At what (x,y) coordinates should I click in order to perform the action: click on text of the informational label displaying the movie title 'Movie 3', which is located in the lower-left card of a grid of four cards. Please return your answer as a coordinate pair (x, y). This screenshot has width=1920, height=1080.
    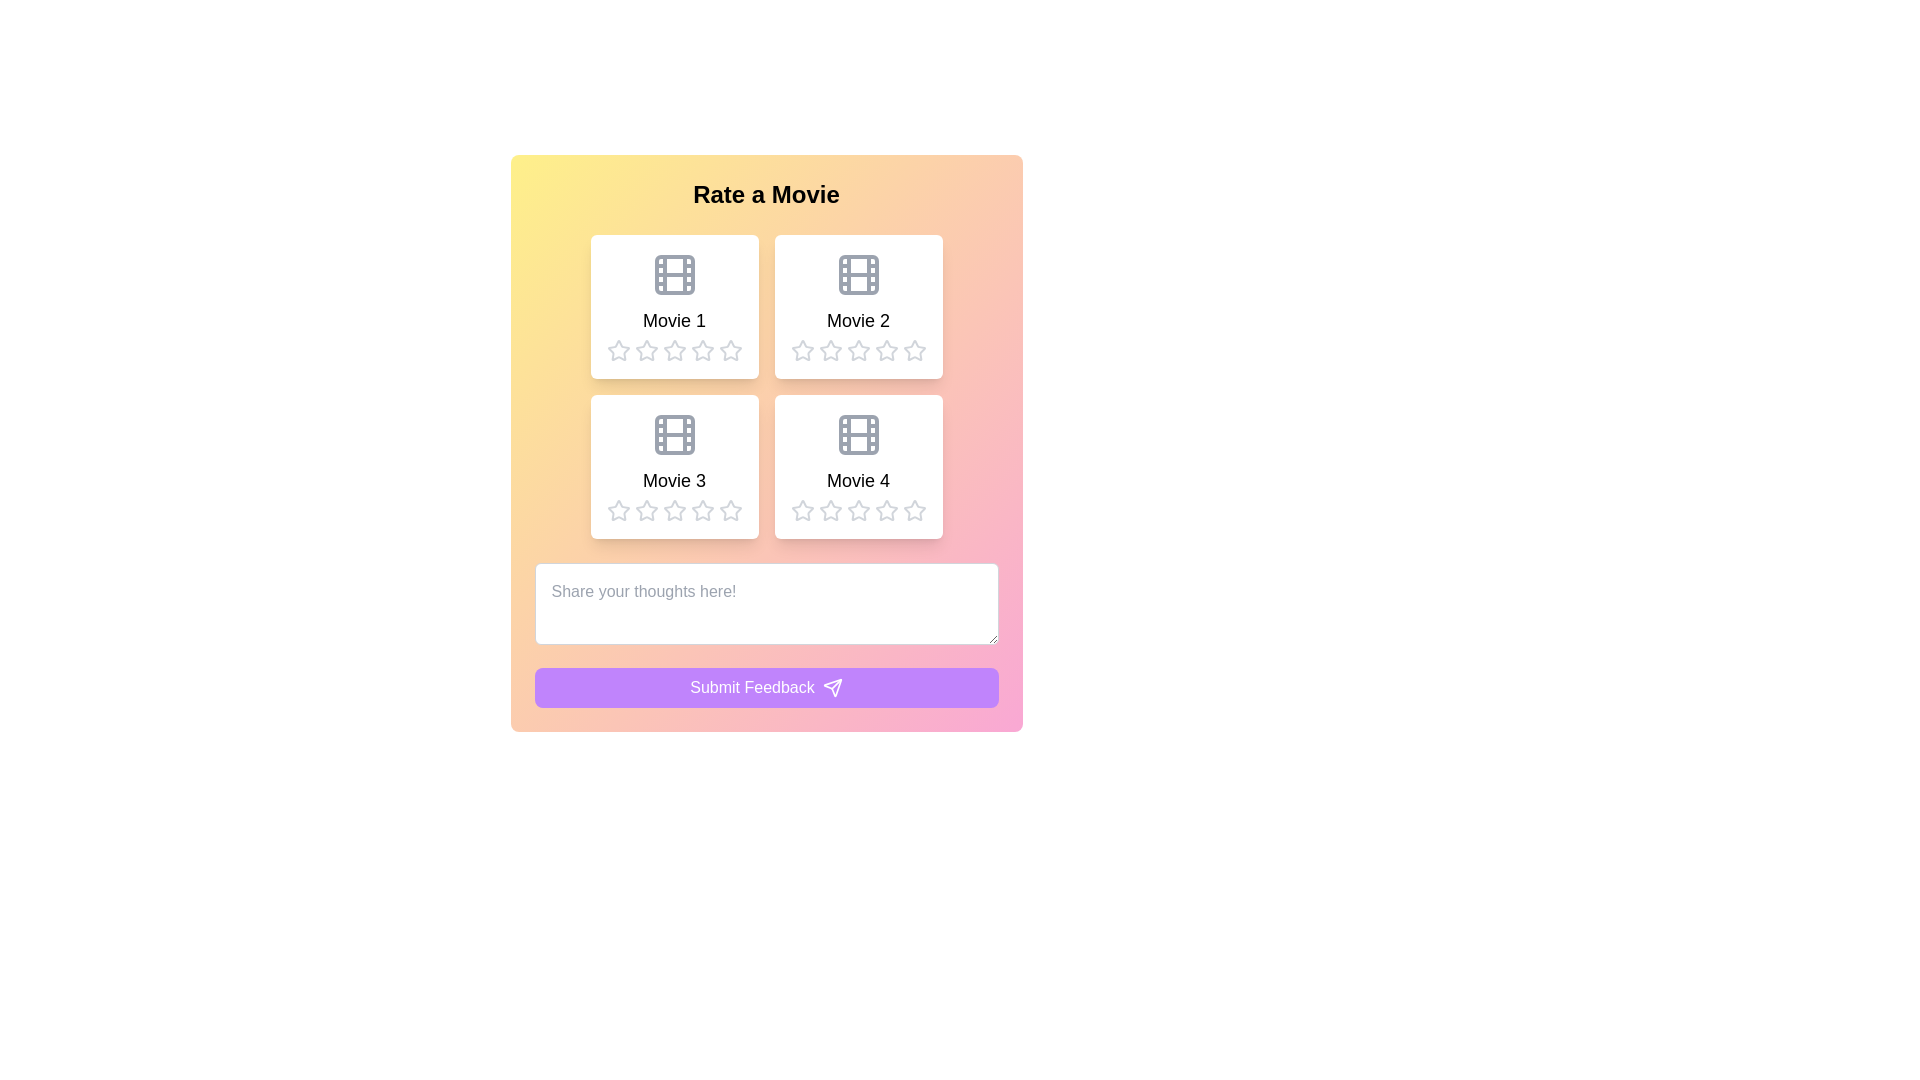
    Looking at the image, I should click on (674, 481).